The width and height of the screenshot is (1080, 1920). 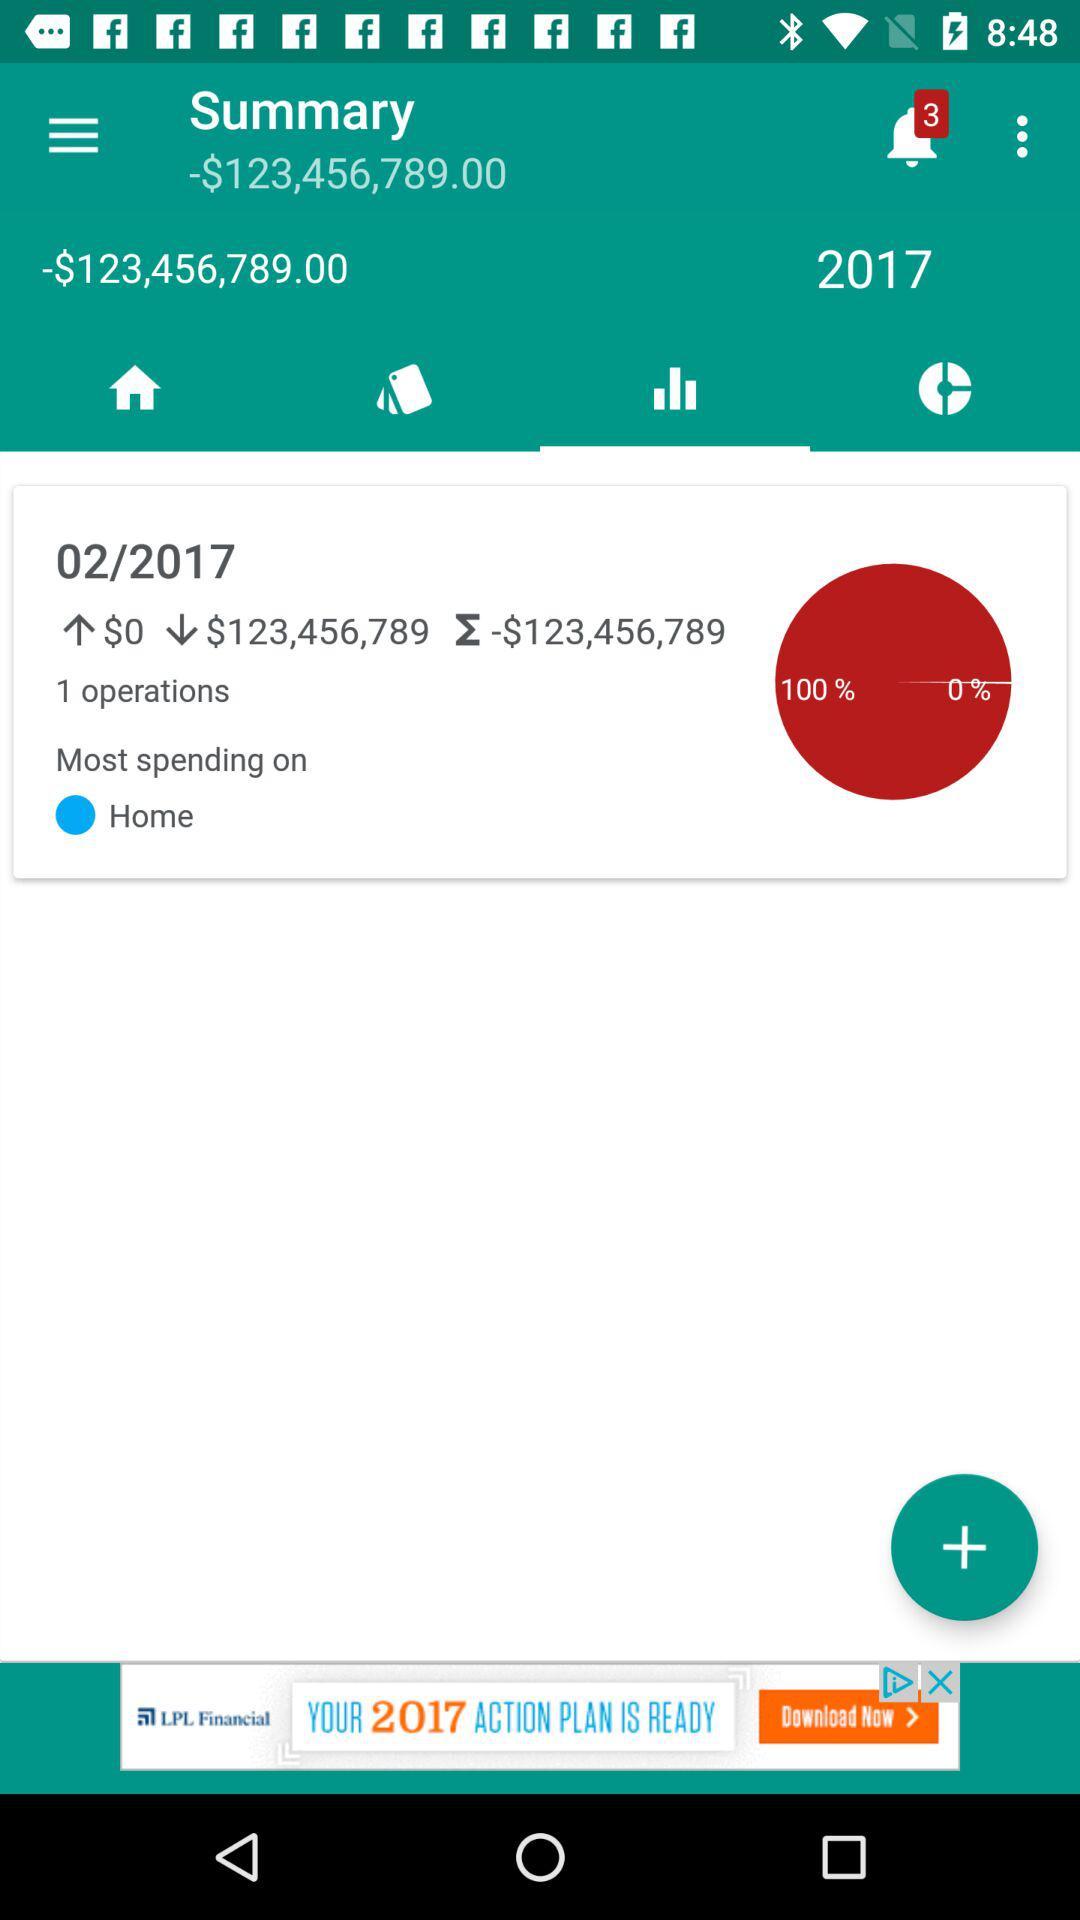 What do you see at coordinates (540, 1727) in the screenshot?
I see `advantisment` at bounding box center [540, 1727].